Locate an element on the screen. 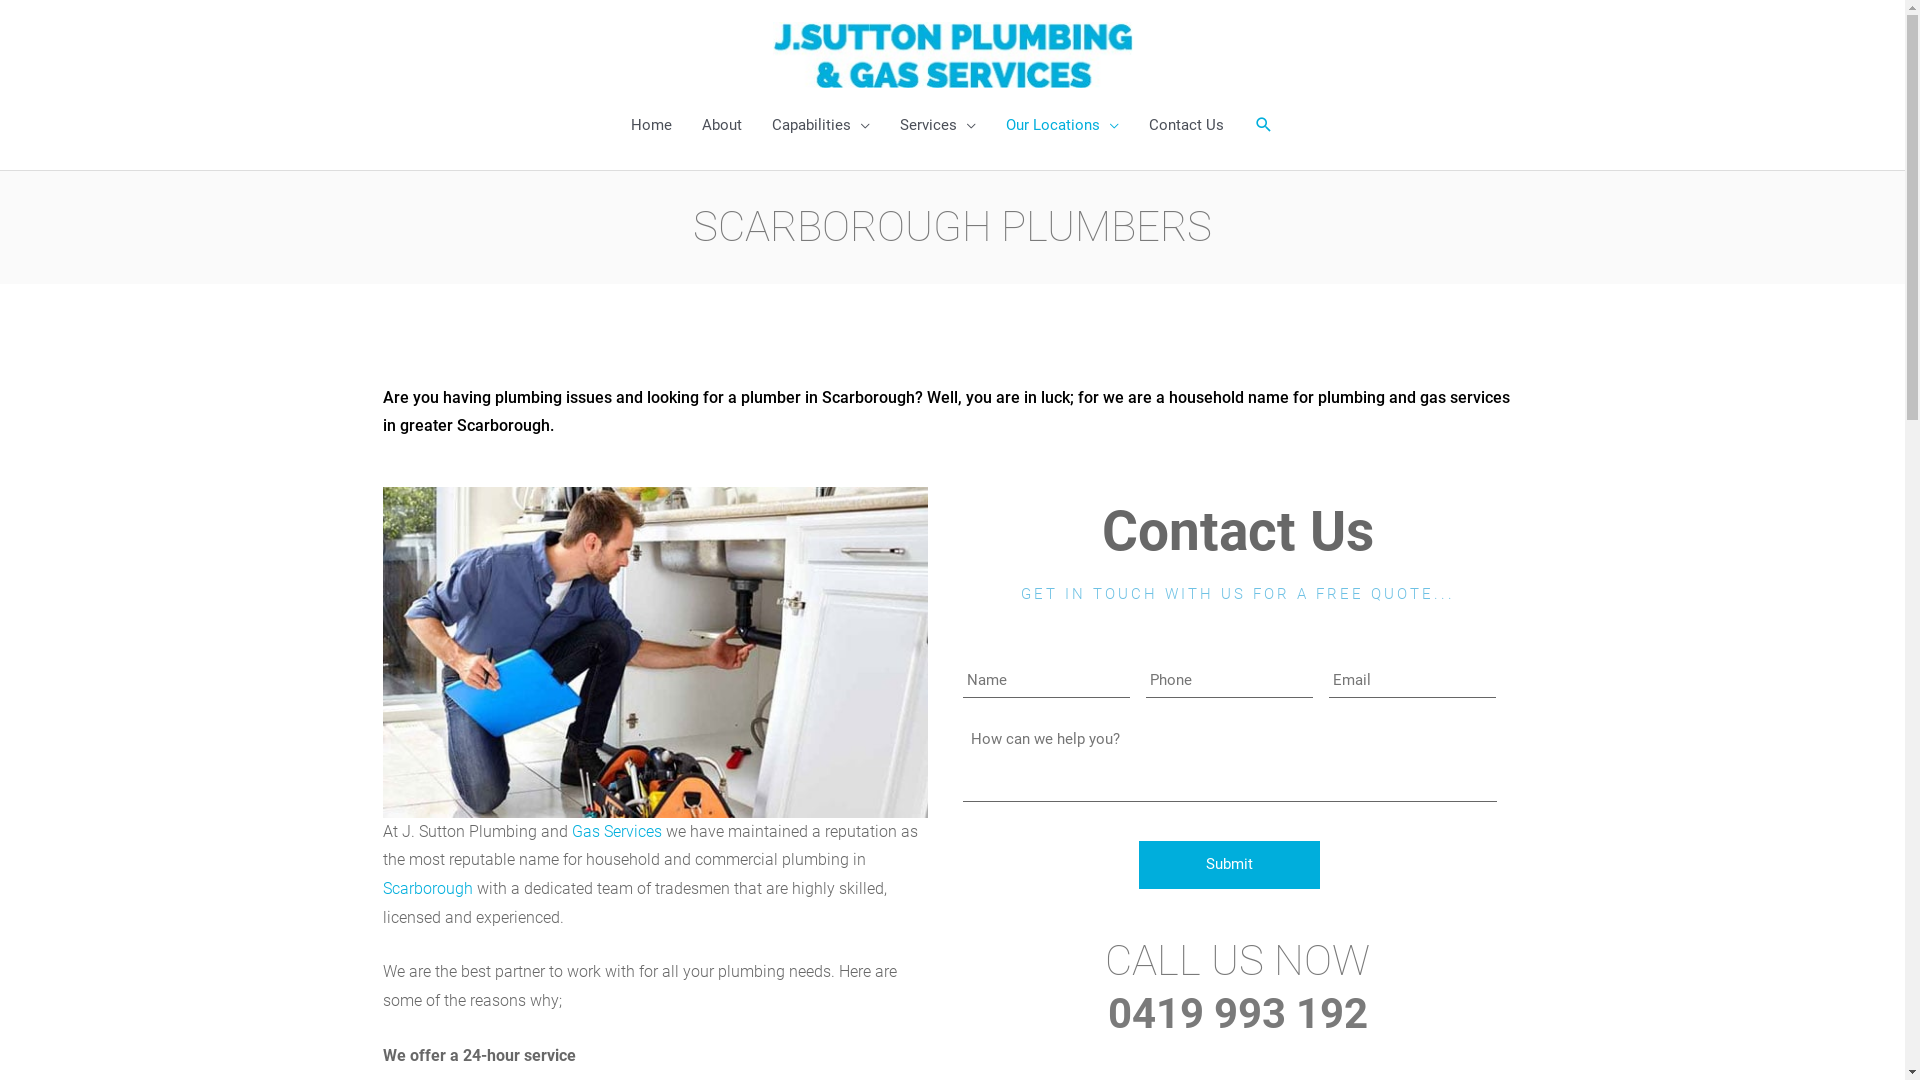  'Home' is located at coordinates (651, 124).